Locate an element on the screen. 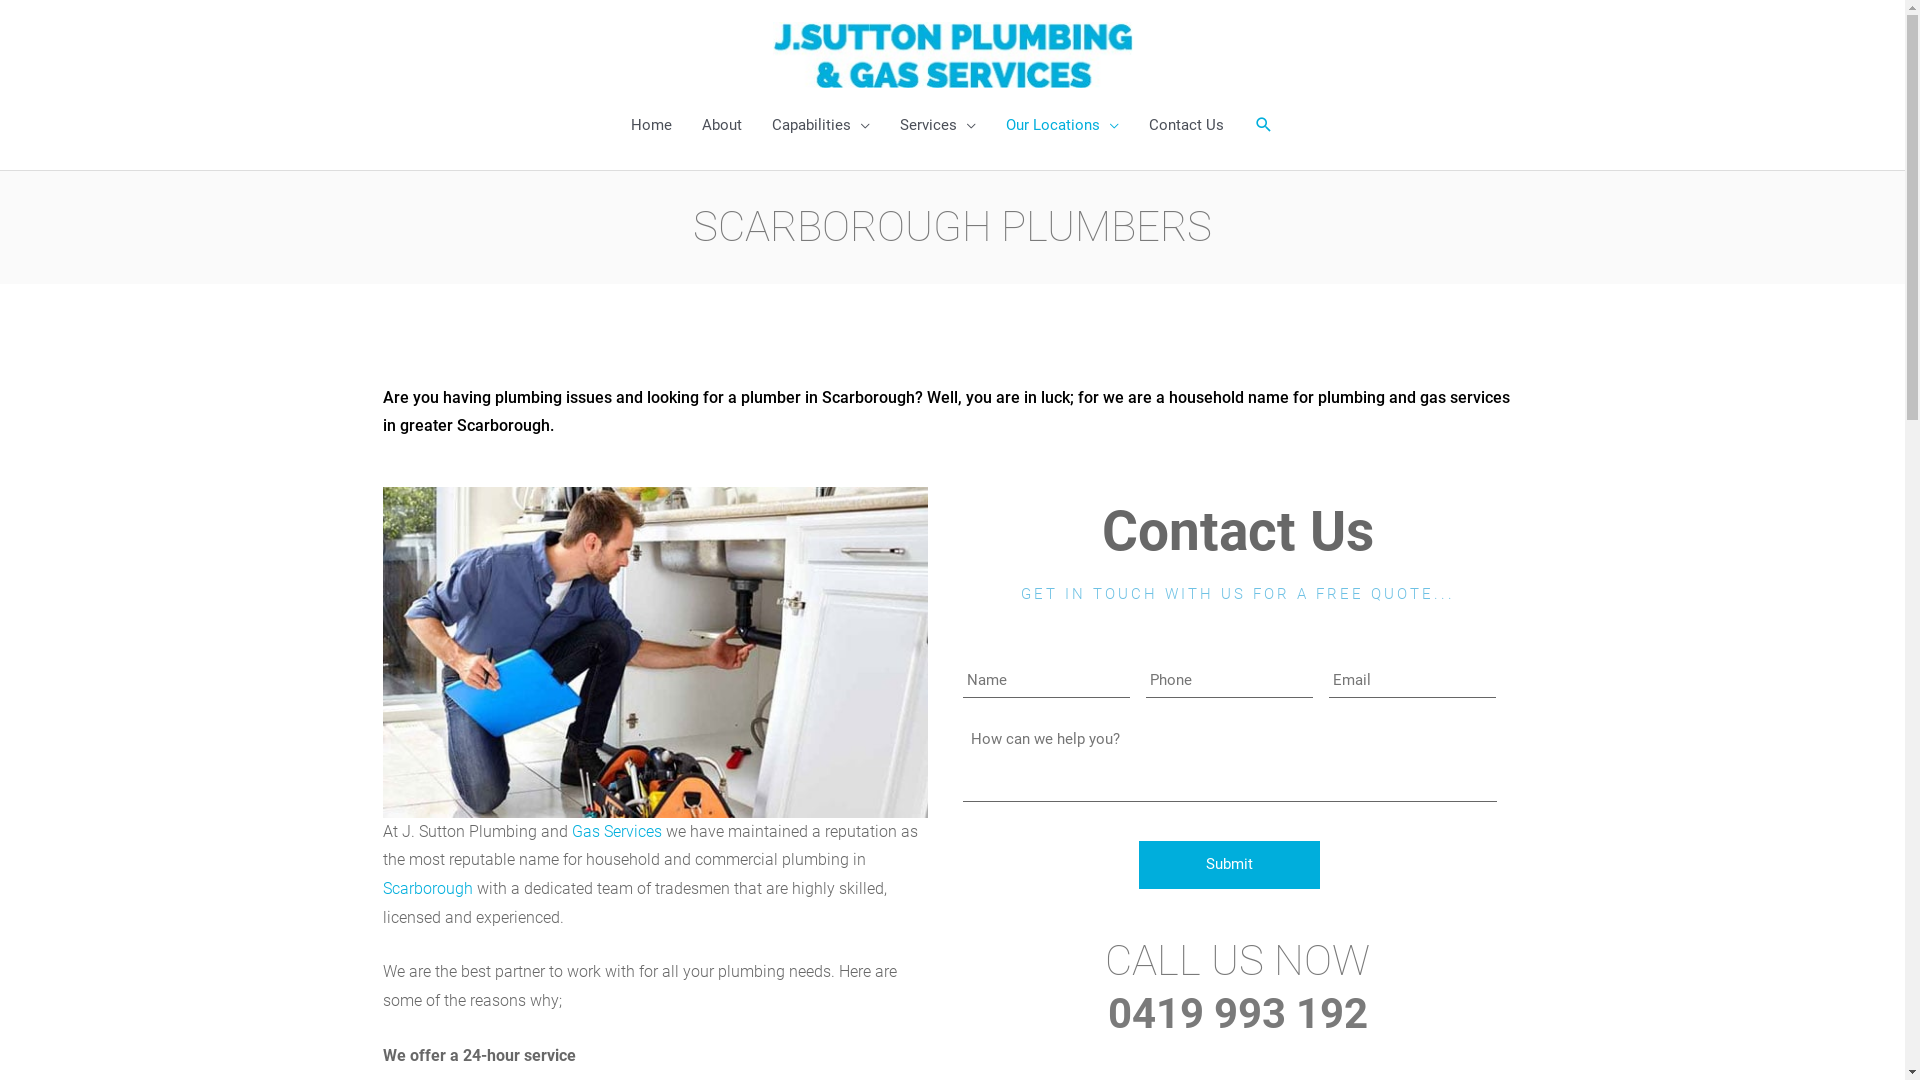  'Home' is located at coordinates (651, 124).